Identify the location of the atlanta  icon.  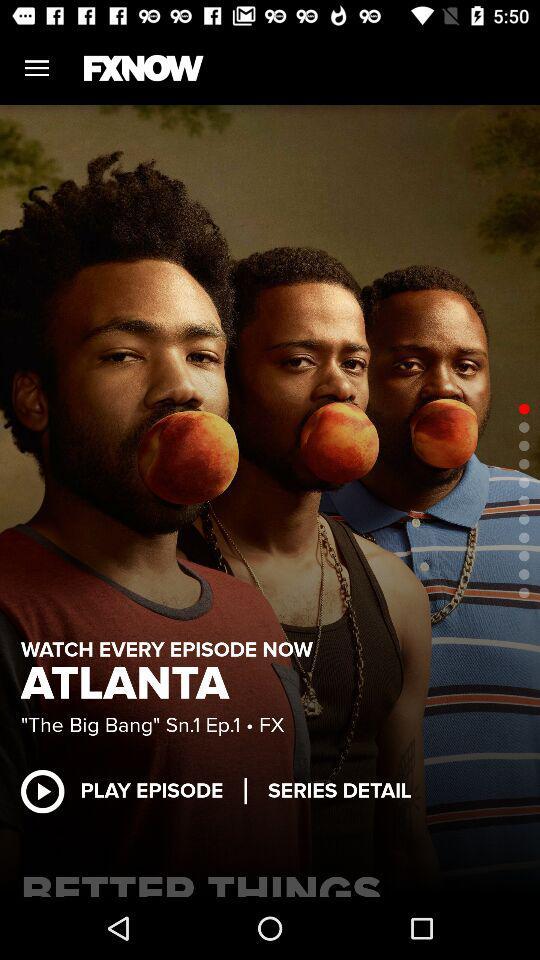
(131, 684).